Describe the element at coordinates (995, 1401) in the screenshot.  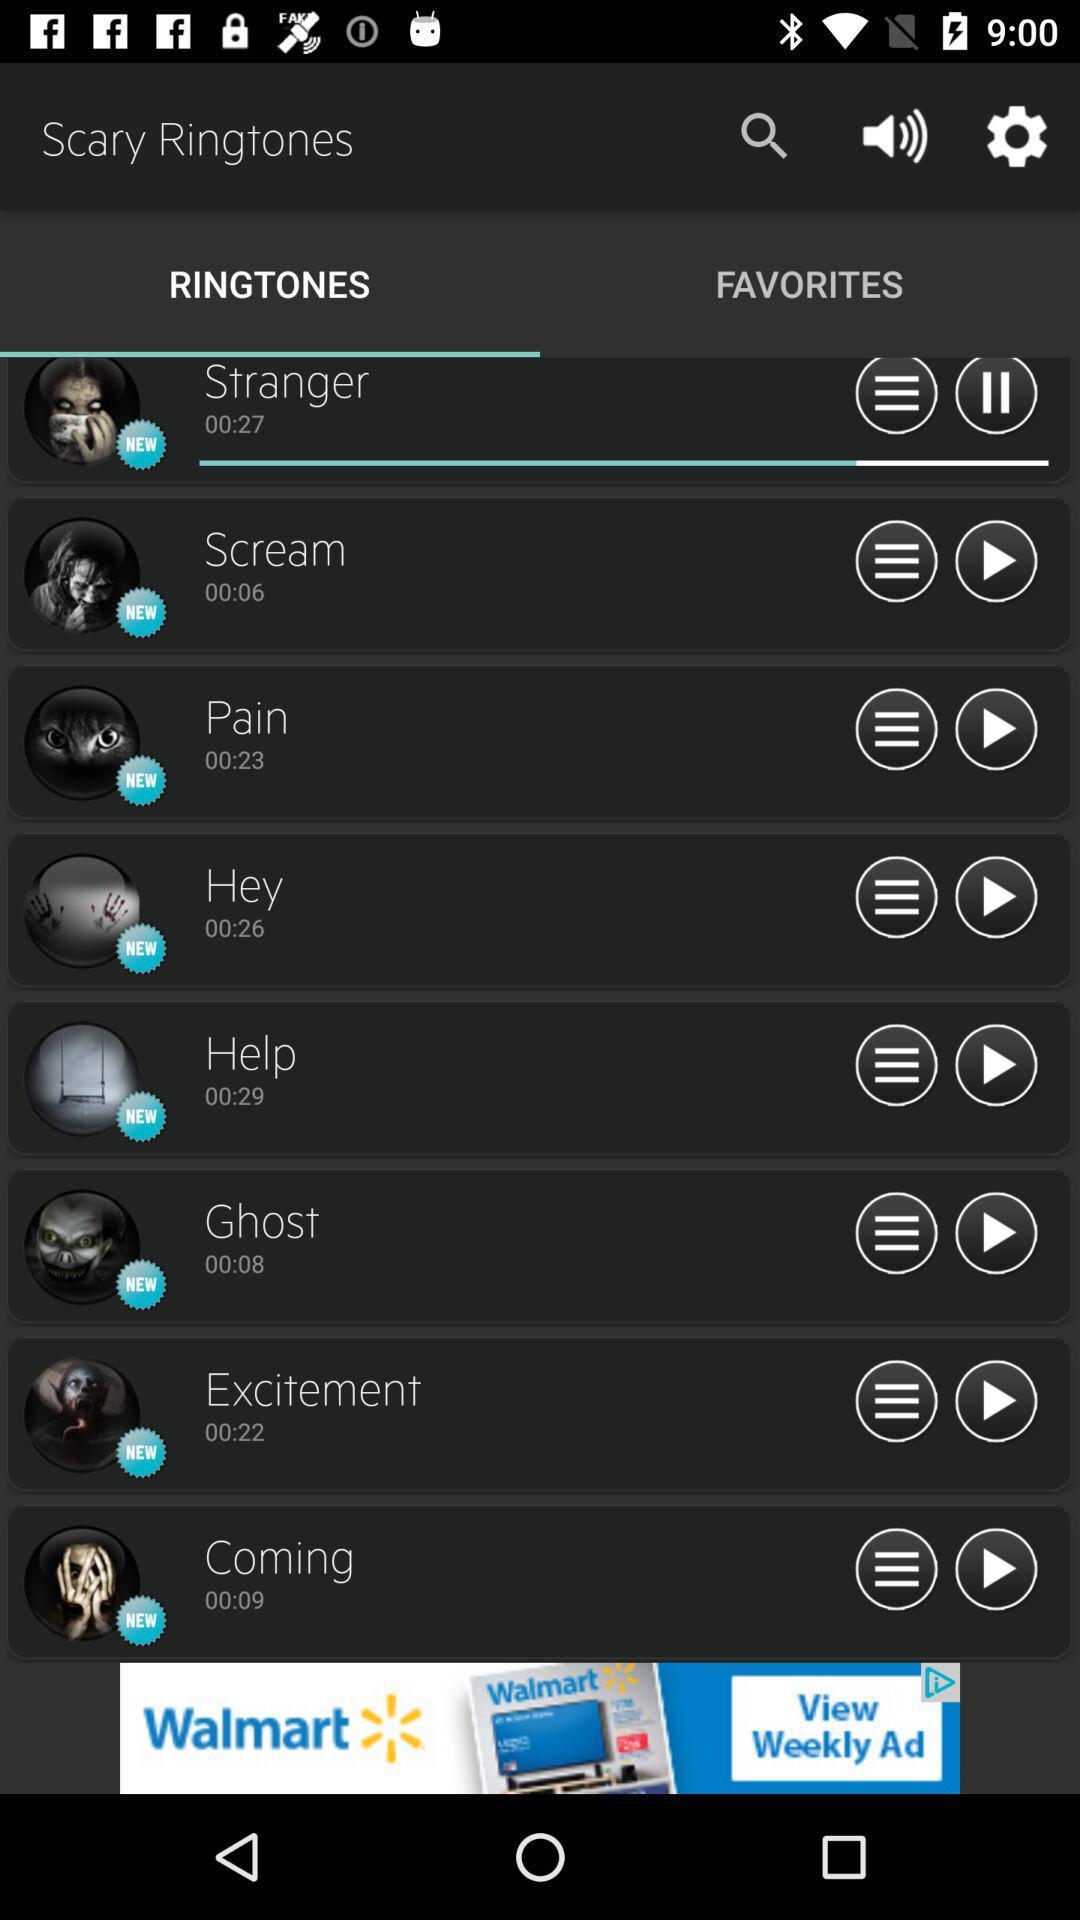
I see `track` at that location.